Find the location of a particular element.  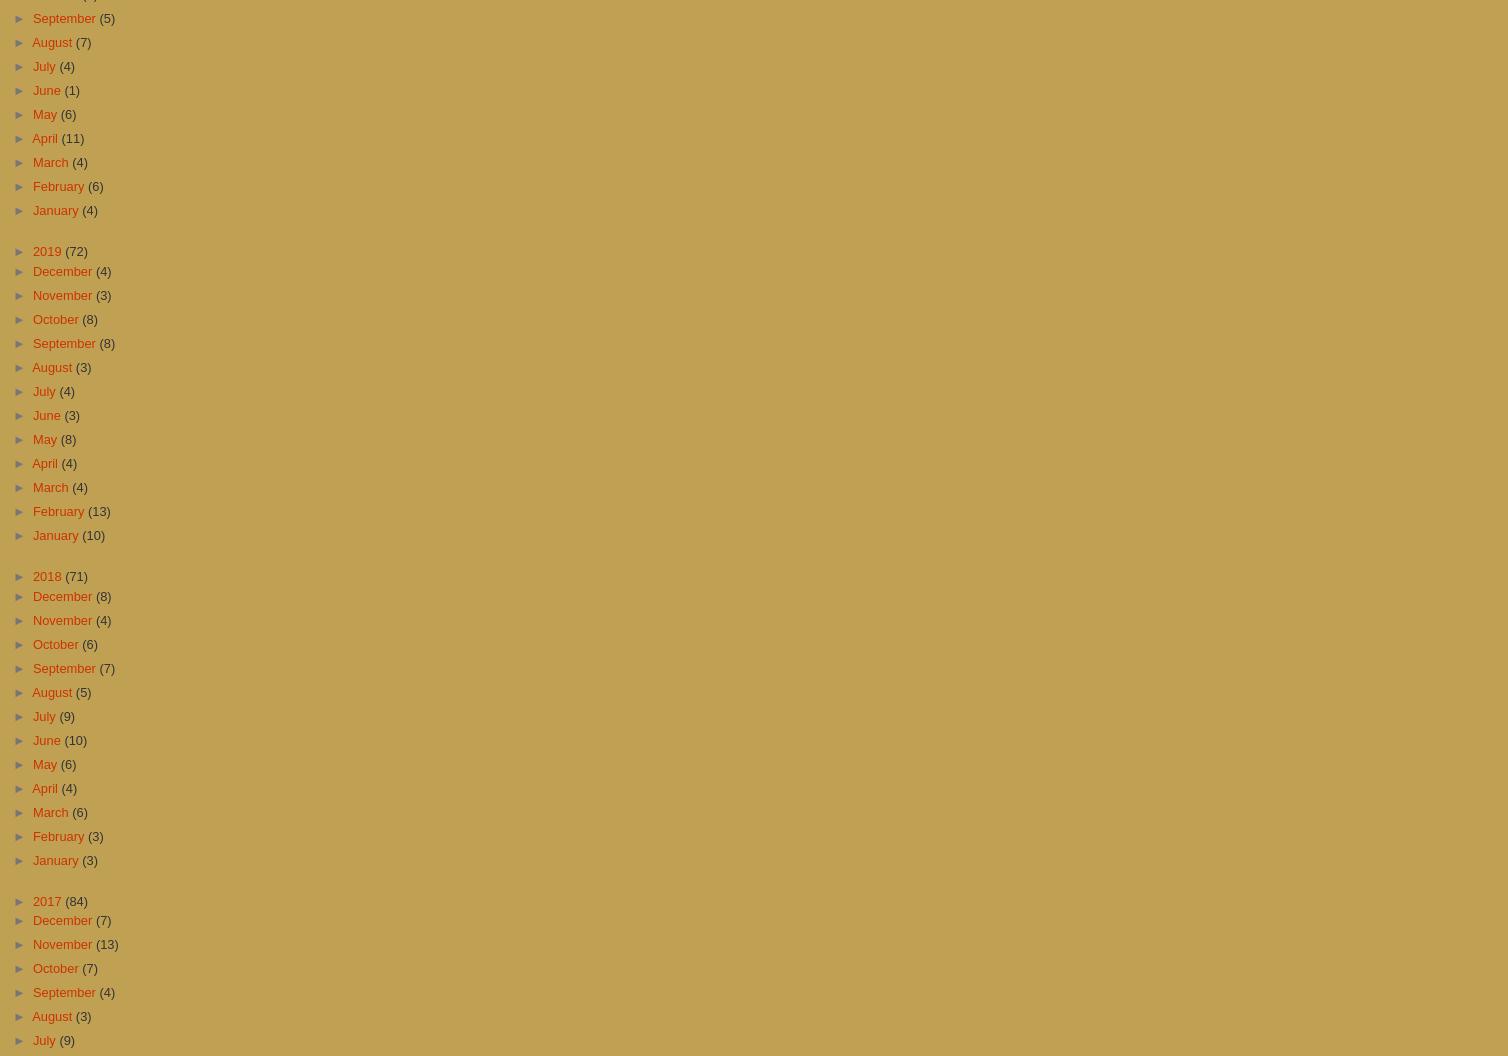

'2017' is located at coordinates (48, 899).